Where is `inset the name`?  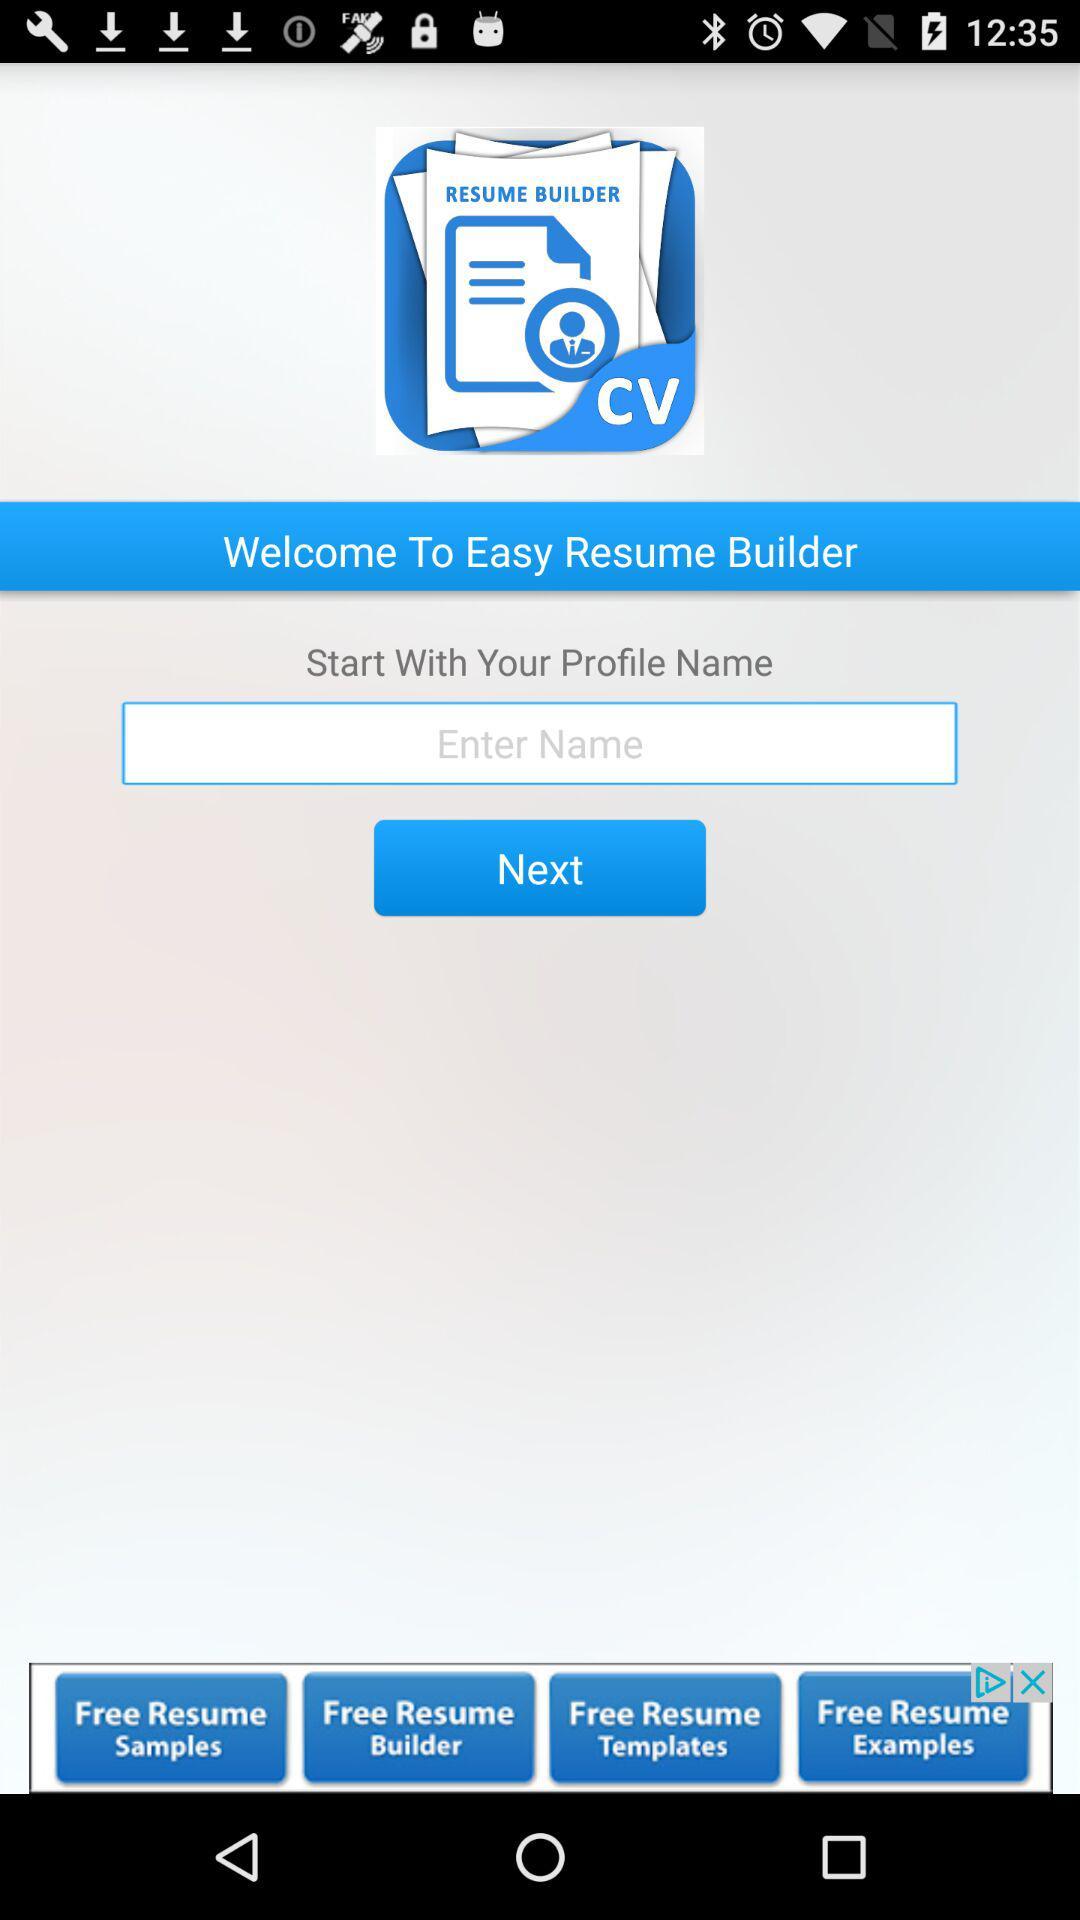
inset the name is located at coordinates (540, 742).